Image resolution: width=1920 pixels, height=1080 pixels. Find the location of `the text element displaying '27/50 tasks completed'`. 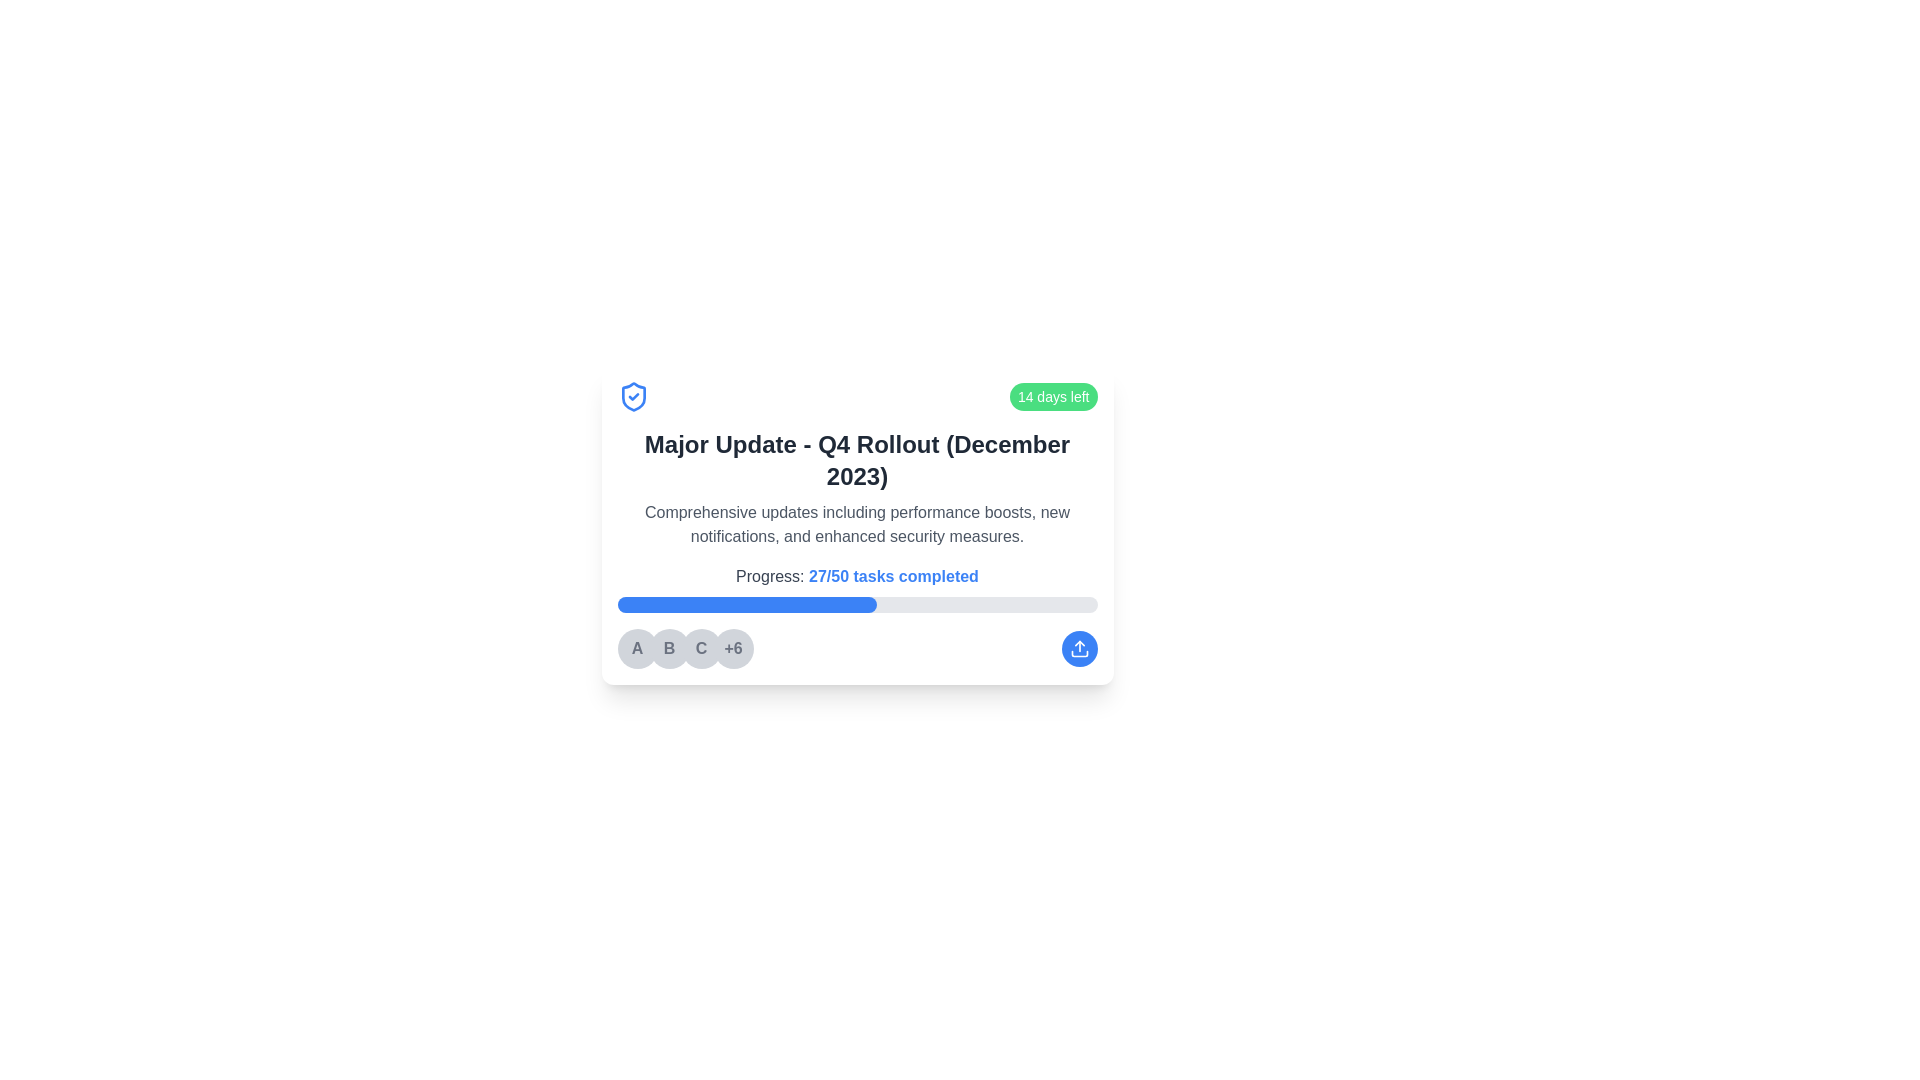

the text element displaying '27/50 tasks completed' is located at coordinates (892, 576).